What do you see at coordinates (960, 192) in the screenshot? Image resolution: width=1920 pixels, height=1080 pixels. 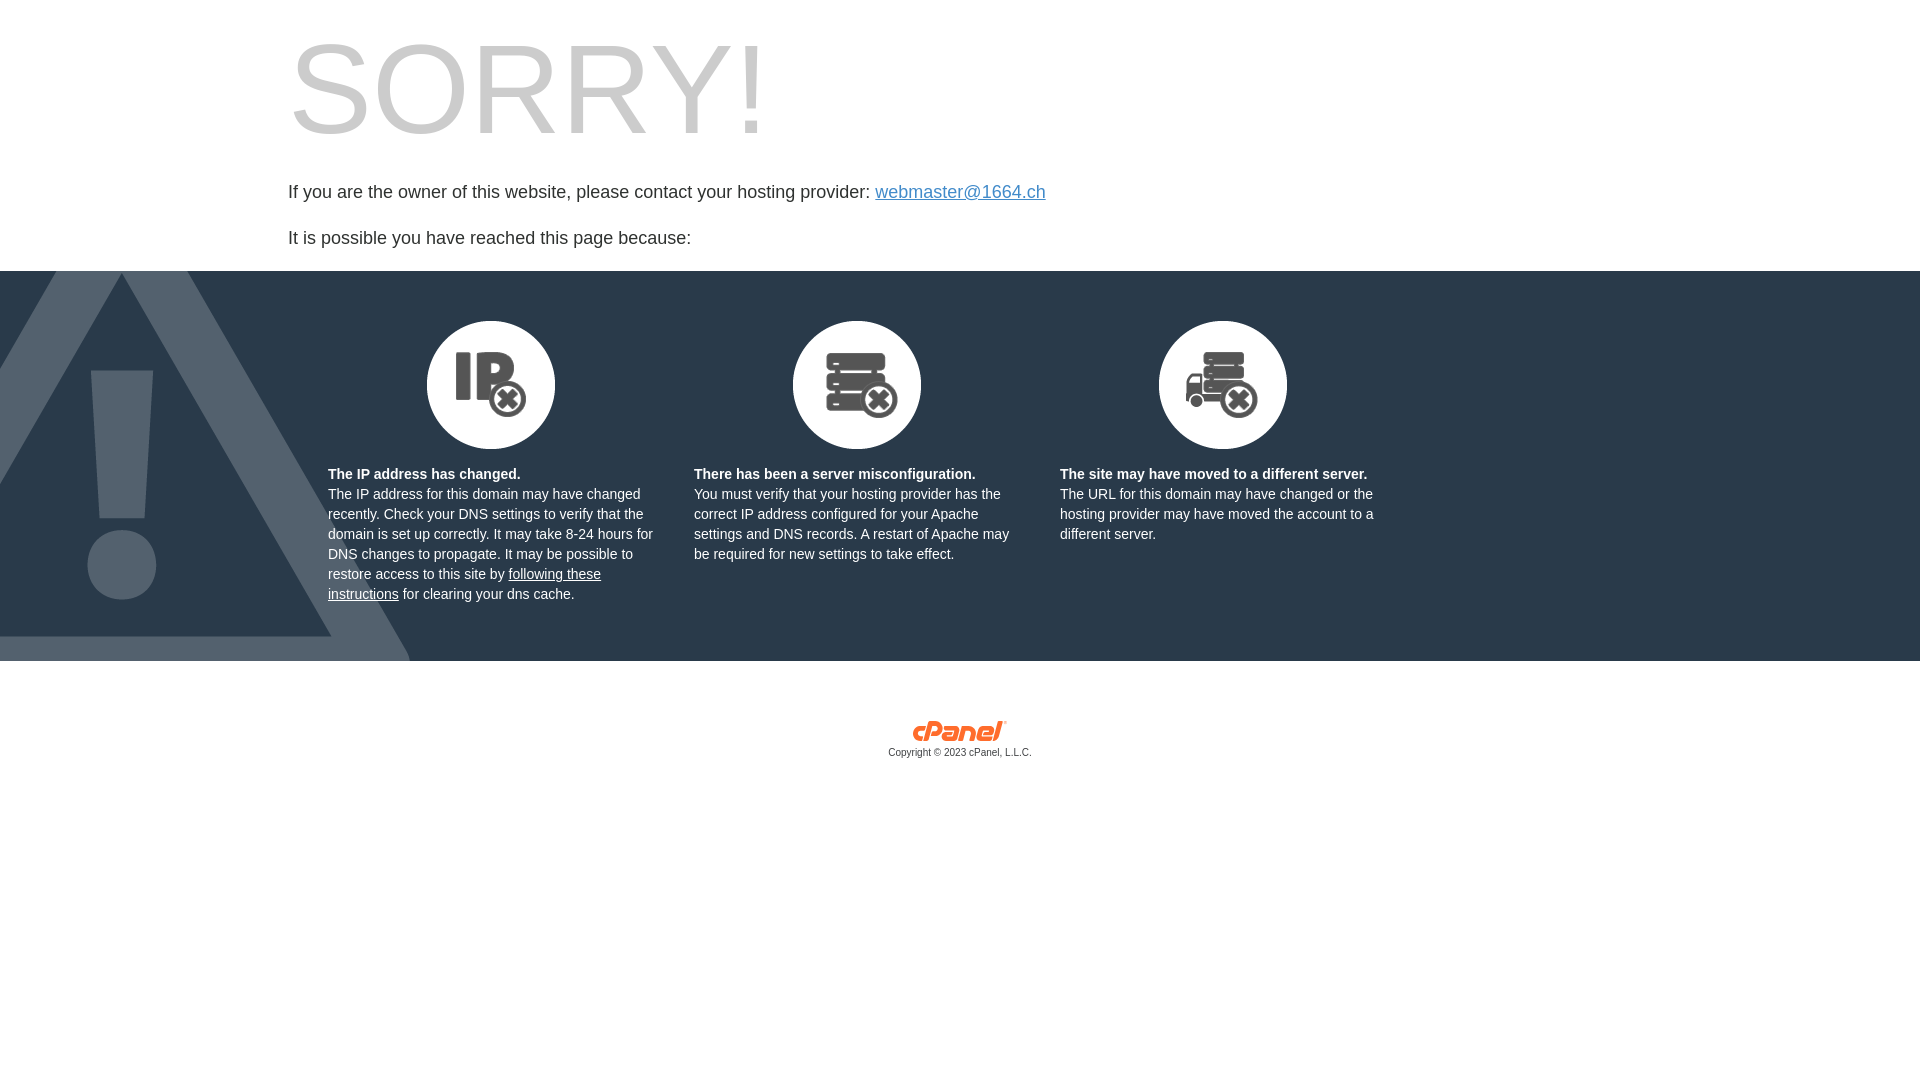 I see `'webmaster@1664.ch'` at bounding box center [960, 192].